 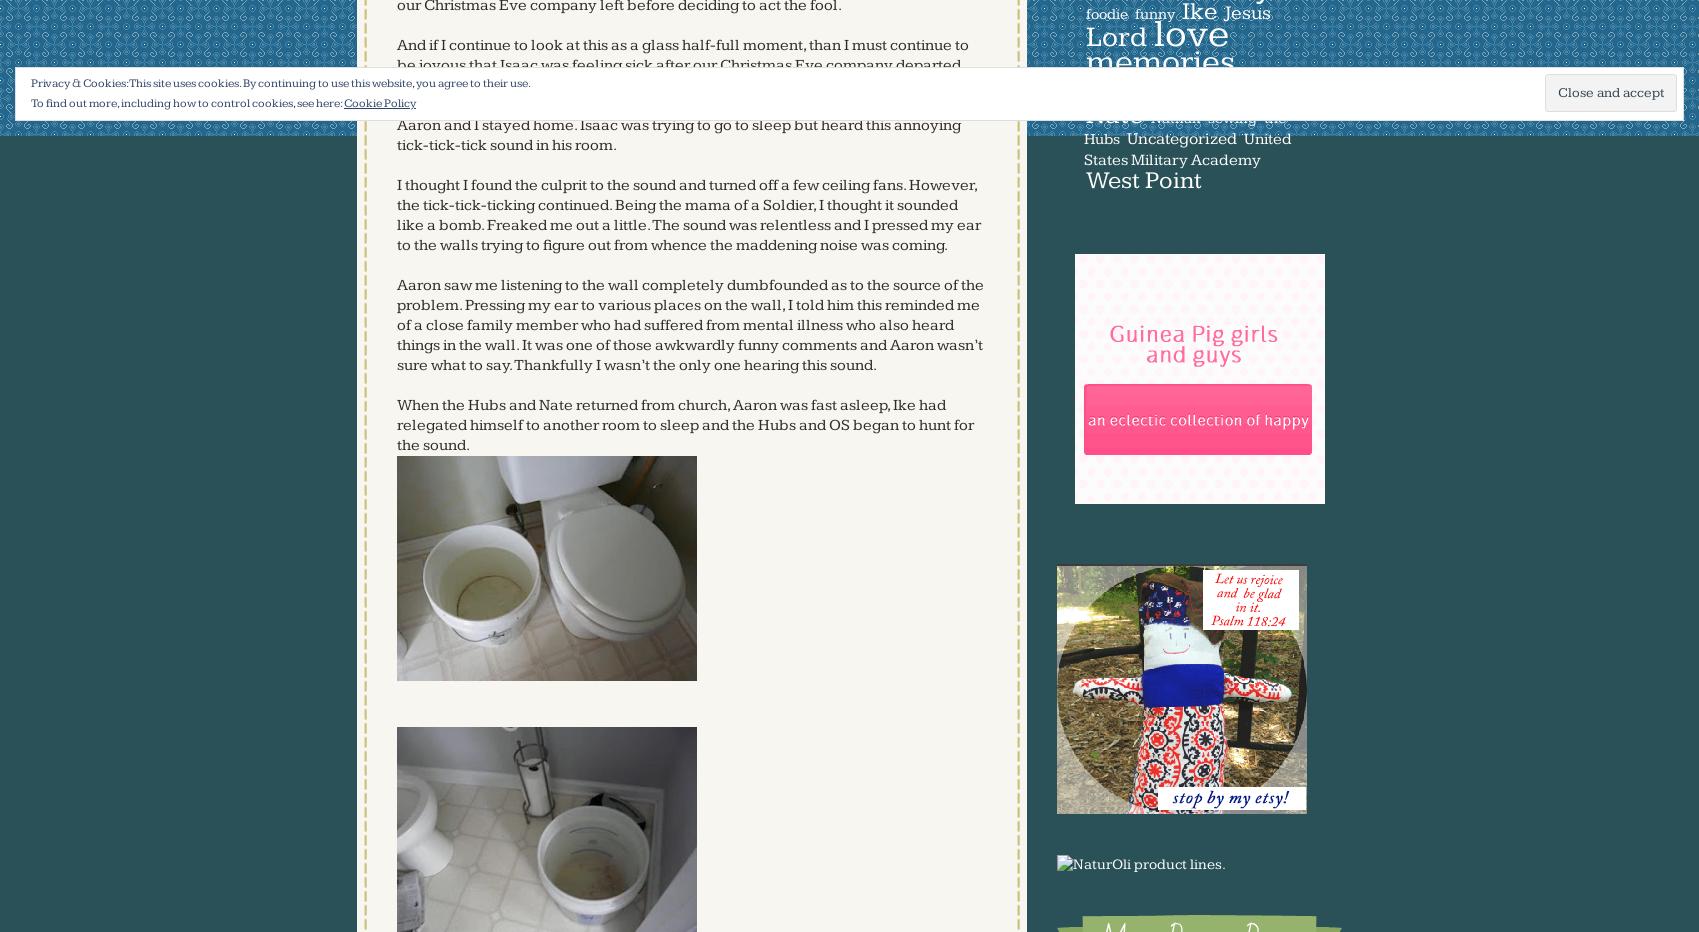 What do you see at coordinates (1223, 11) in the screenshot?
I see `'Jesus'` at bounding box center [1223, 11].